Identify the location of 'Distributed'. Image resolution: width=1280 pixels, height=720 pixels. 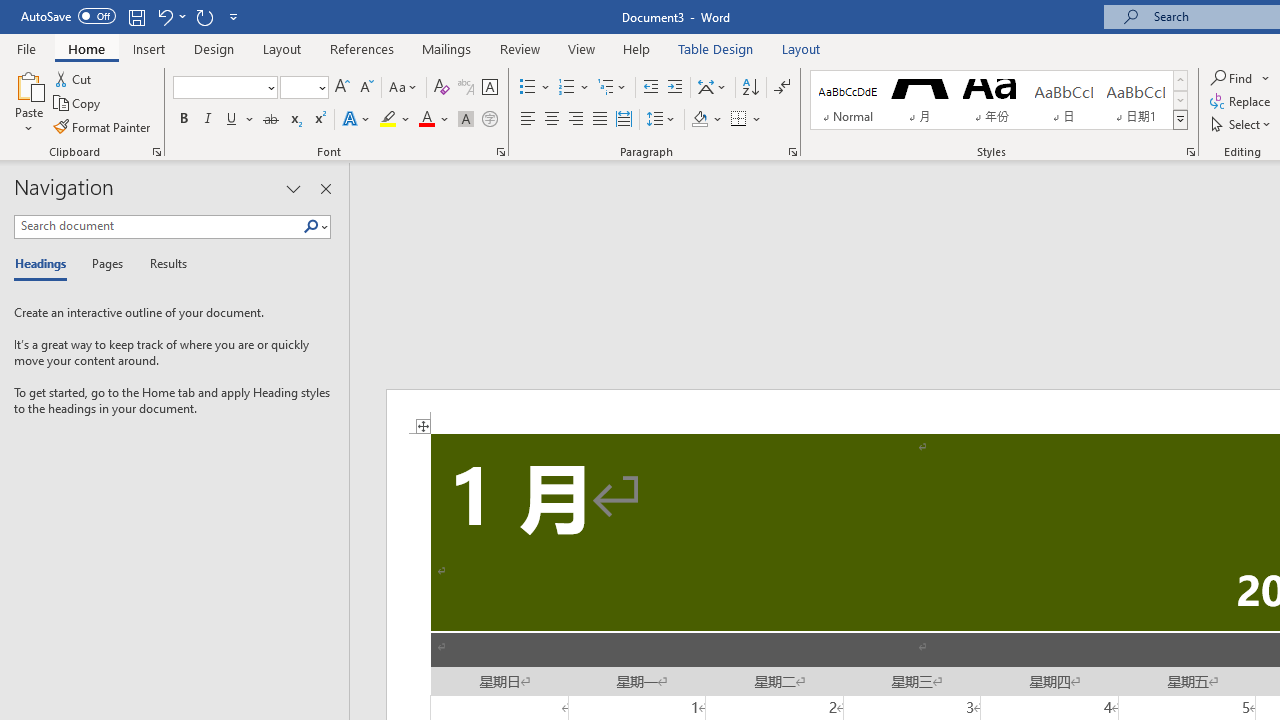
(623, 119).